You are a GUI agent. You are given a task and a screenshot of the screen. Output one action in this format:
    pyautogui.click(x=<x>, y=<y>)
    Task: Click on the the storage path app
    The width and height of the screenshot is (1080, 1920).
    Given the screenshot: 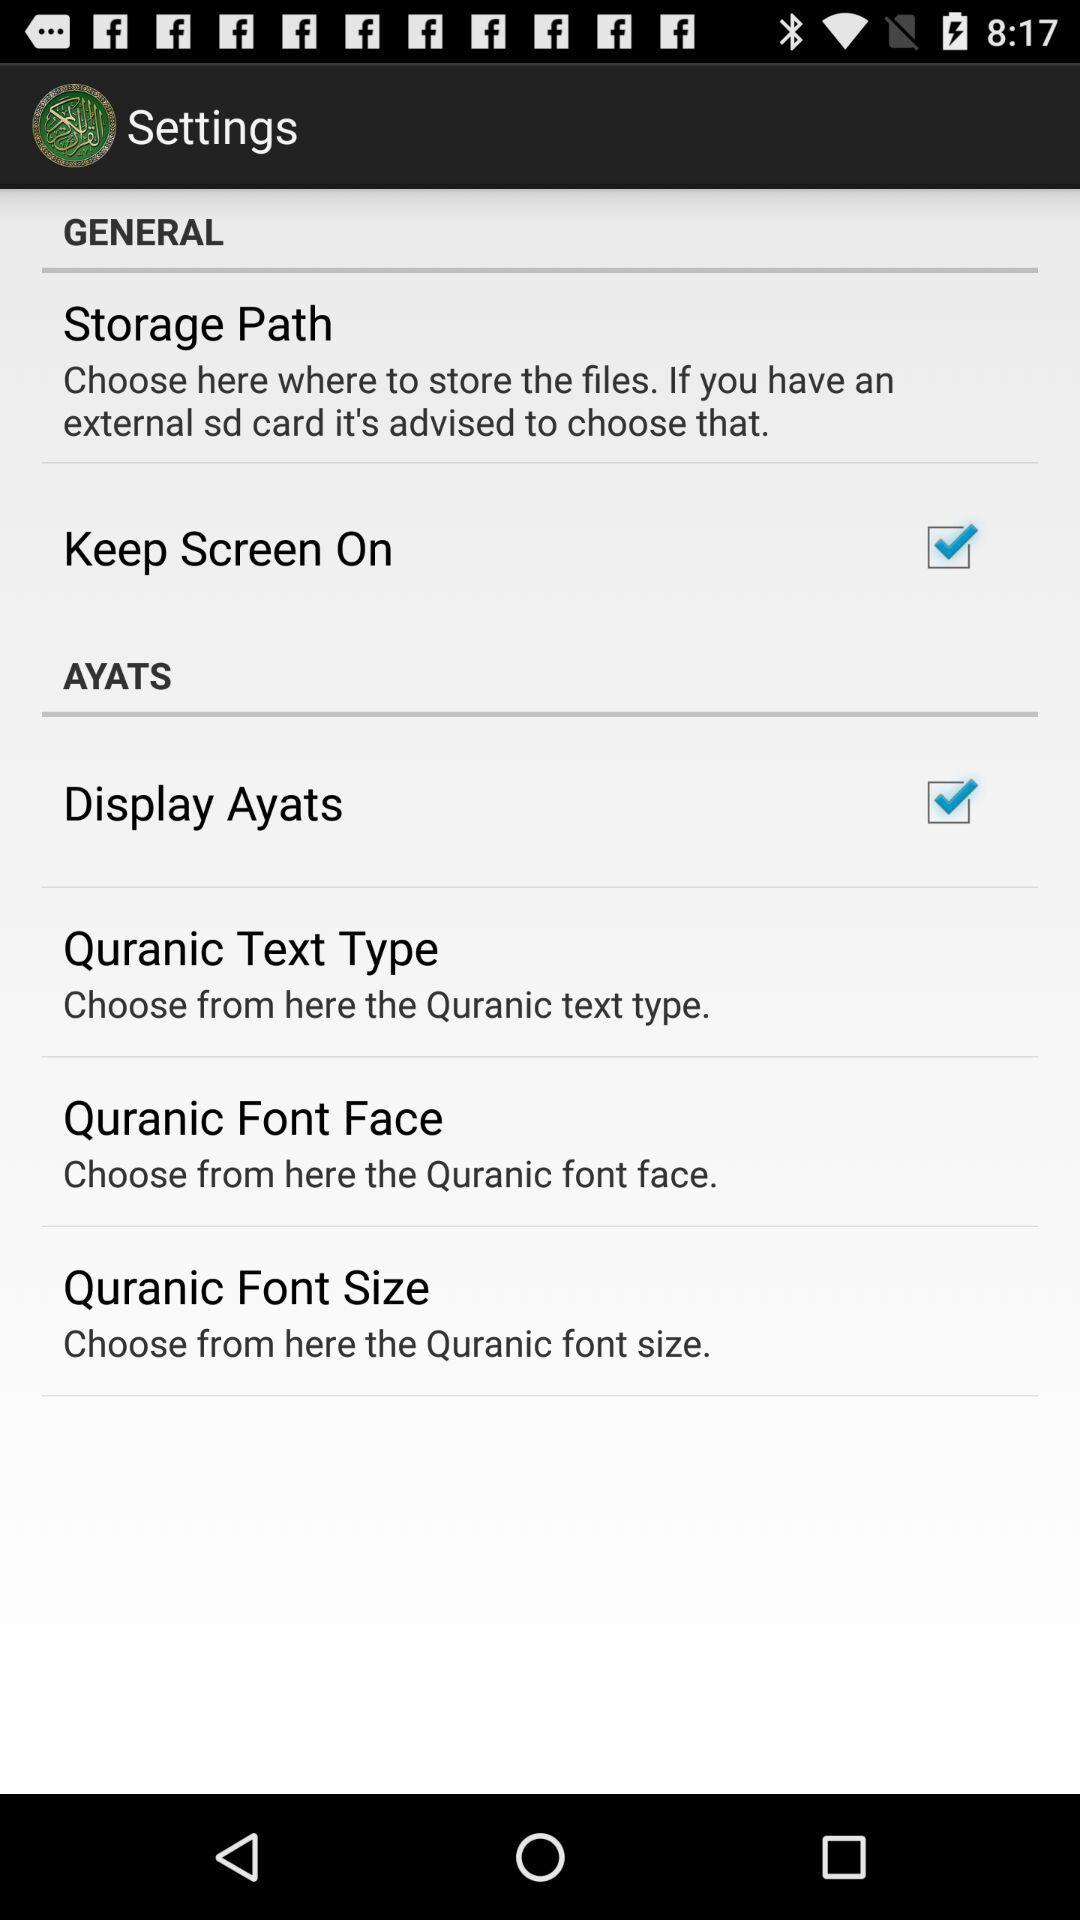 What is the action you would take?
    pyautogui.click(x=198, y=322)
    